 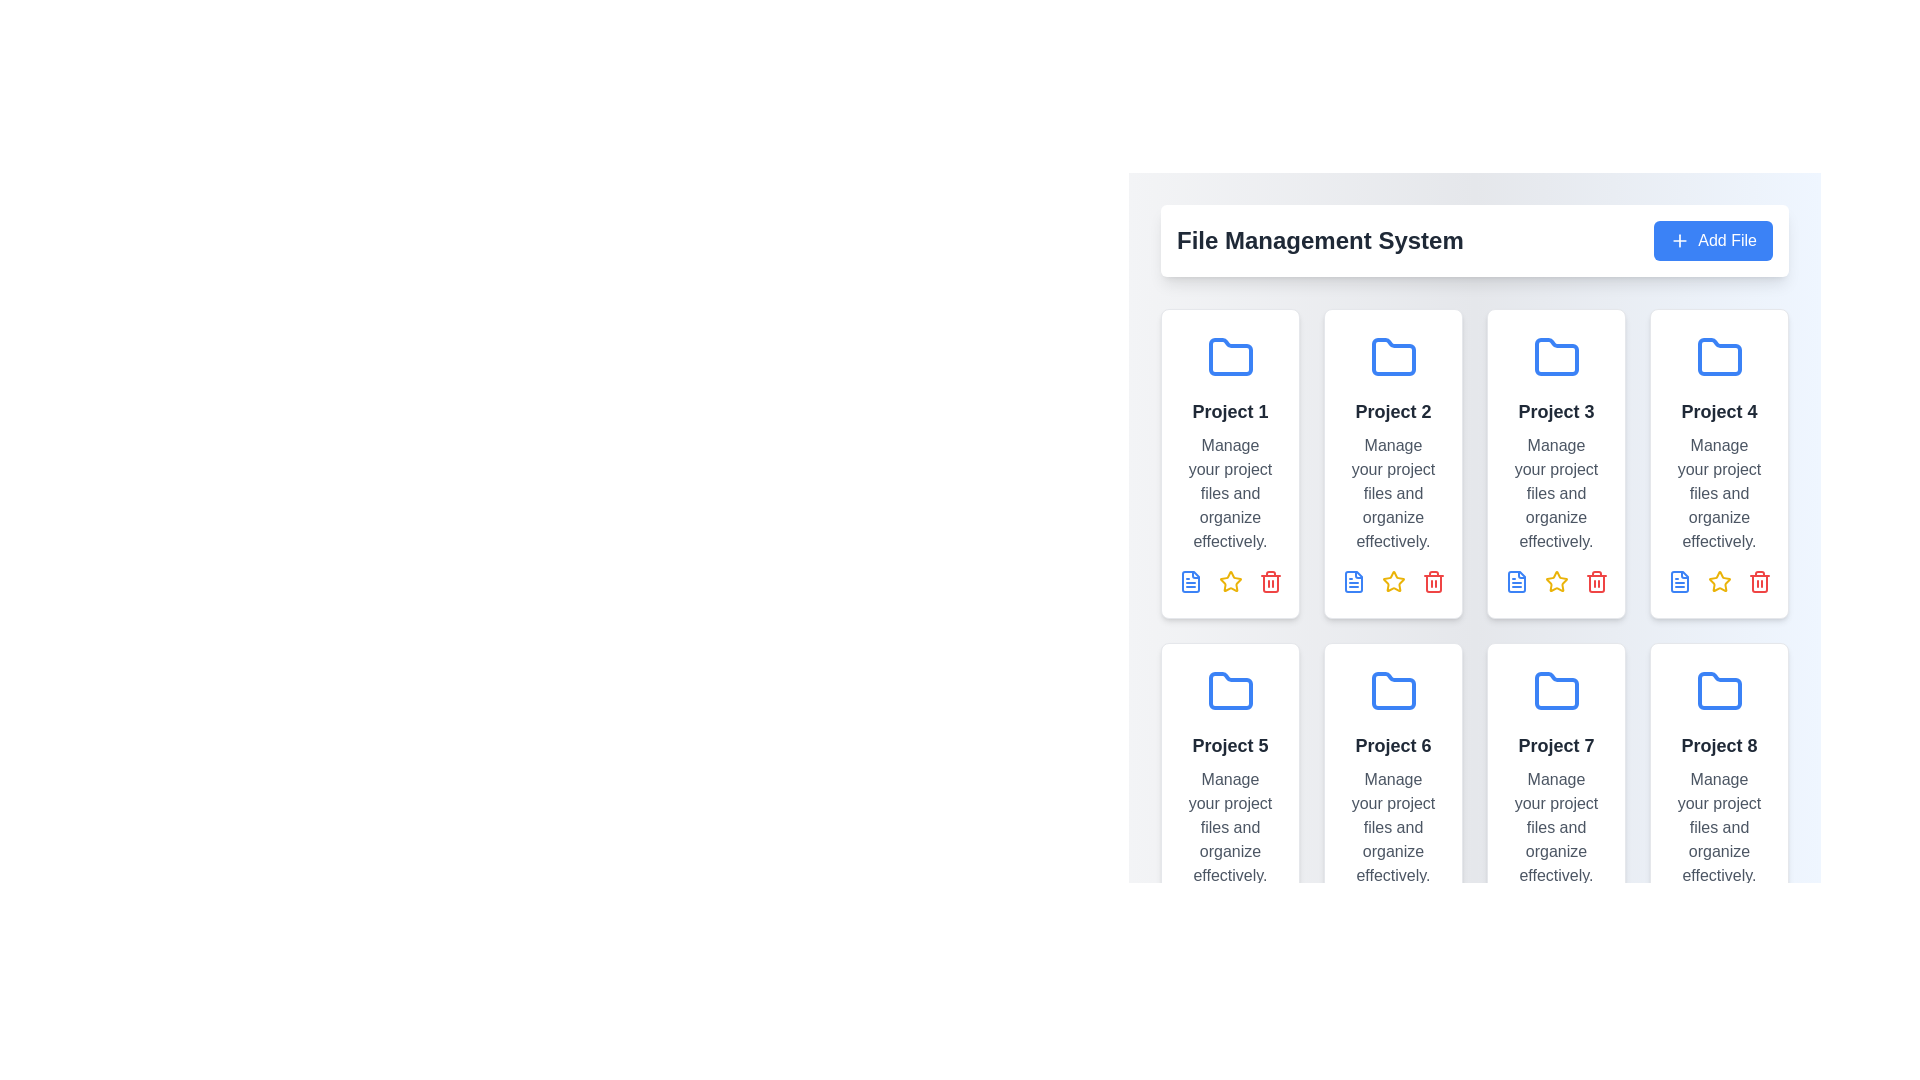 I want to click on the blue outlined folder icon with a slight opening at the top left corner, so click(x=1718, y=689).